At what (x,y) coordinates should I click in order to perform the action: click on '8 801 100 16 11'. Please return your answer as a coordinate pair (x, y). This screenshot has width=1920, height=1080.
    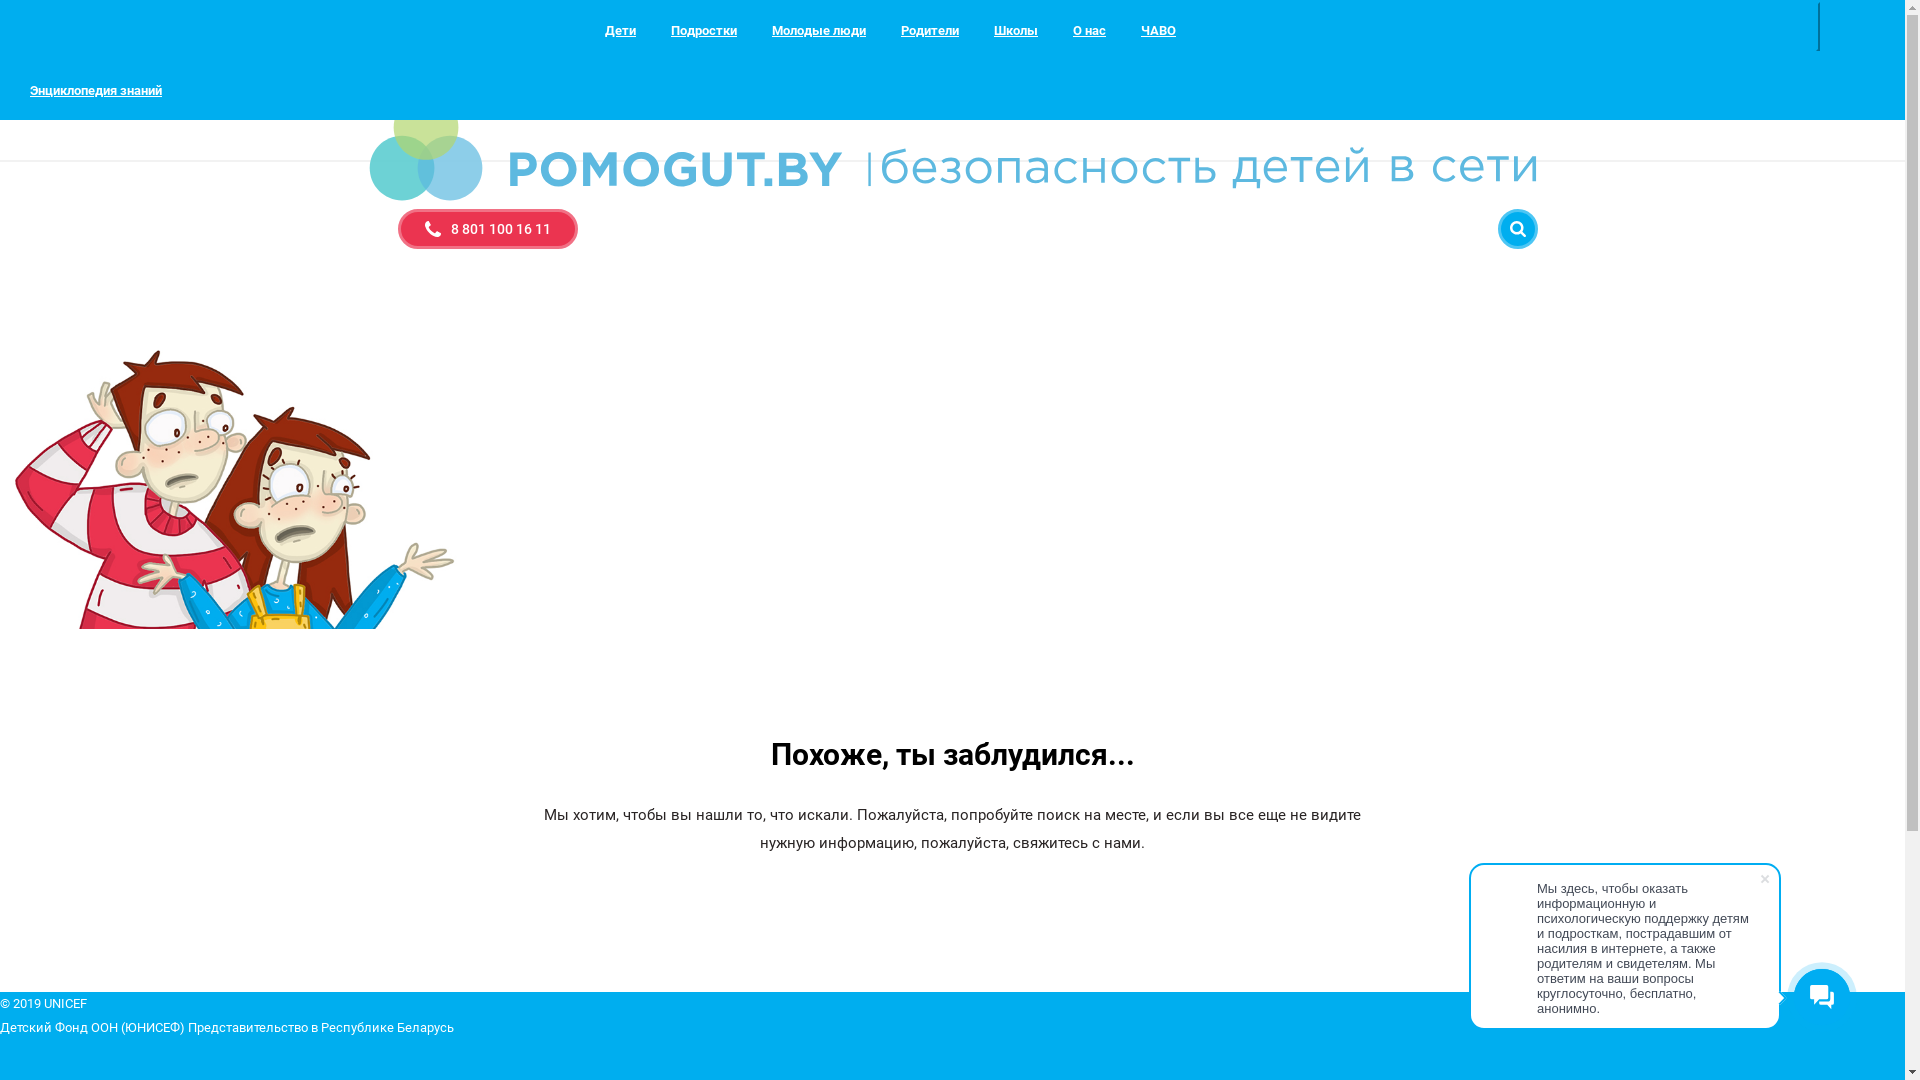
    Looking at the image, I should click on (488, 227).